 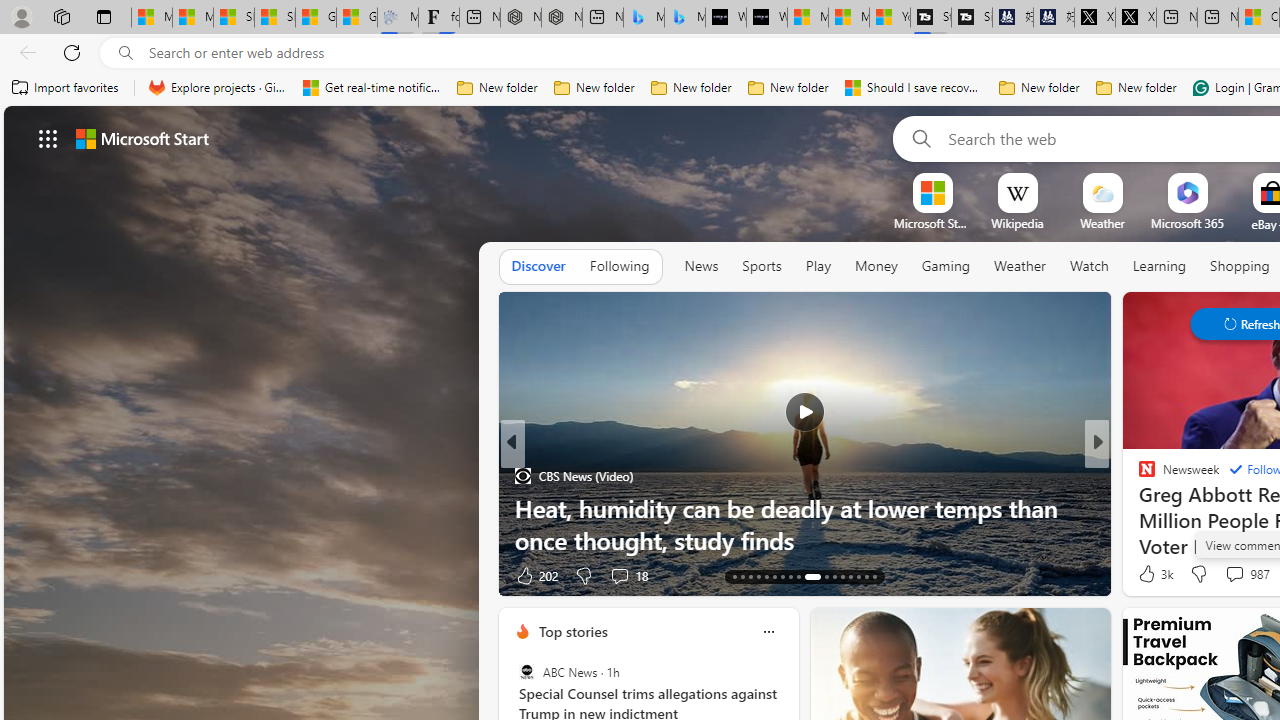 I want to click on 'Top stories', so click(x=571, y=631).